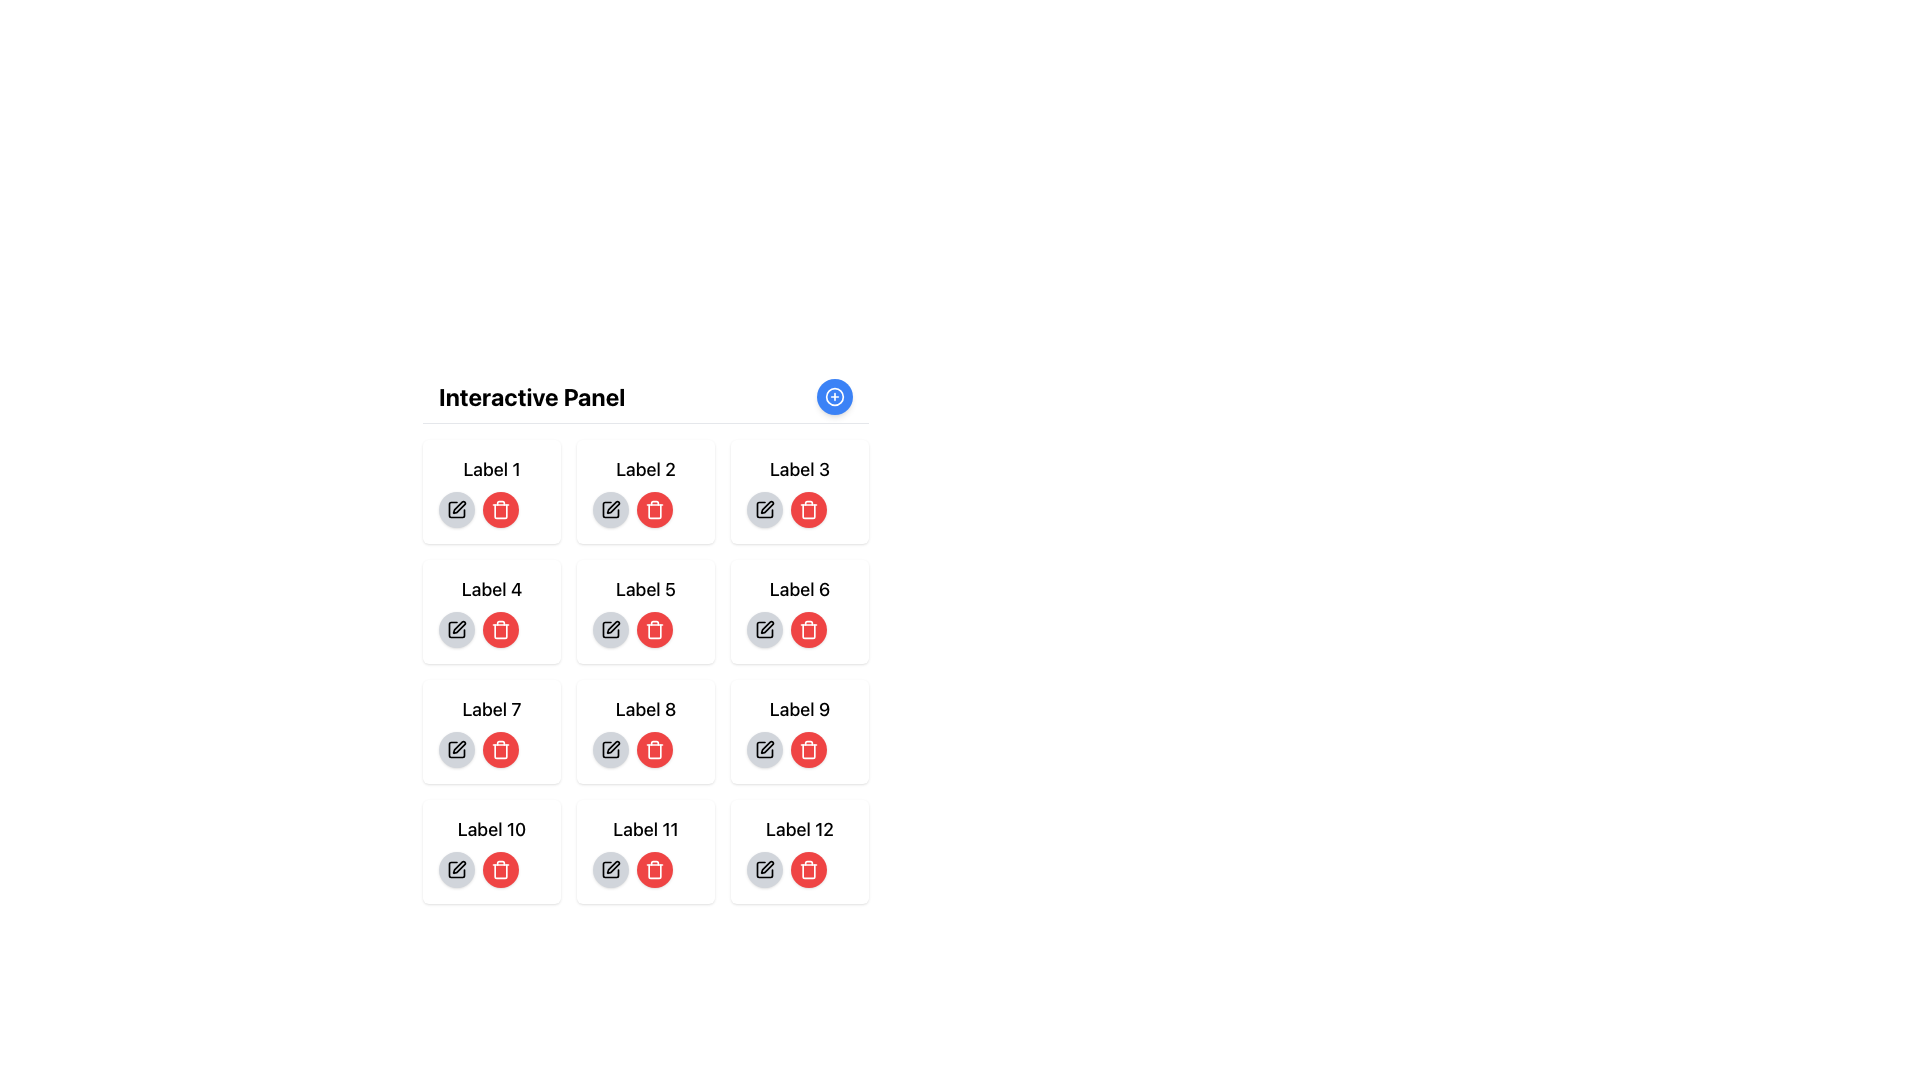  Describe the element at coordinates (609, 628) in the screenshot. I see `the edit button located in the interactive panel for 'Label 5', which is the leftmost button in its group of two buttons` at that location.